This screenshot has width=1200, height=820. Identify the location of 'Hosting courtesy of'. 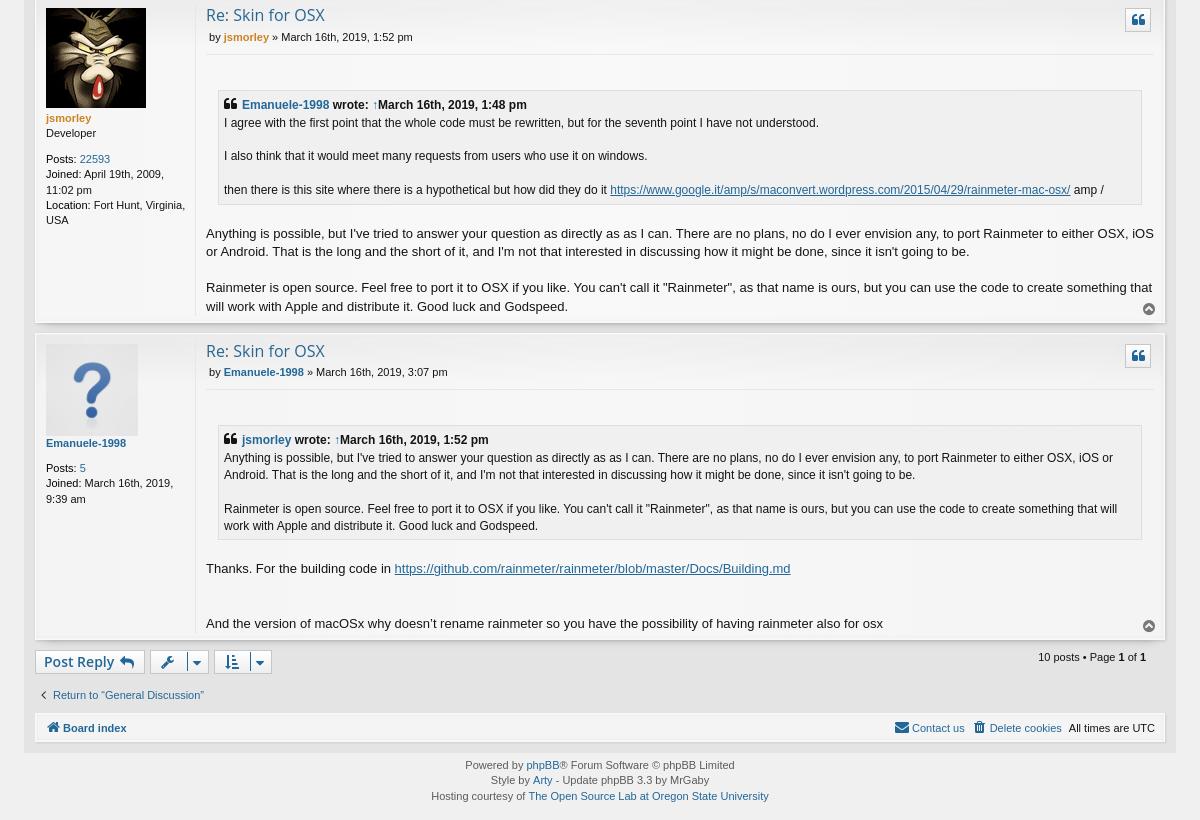
(478, 794).